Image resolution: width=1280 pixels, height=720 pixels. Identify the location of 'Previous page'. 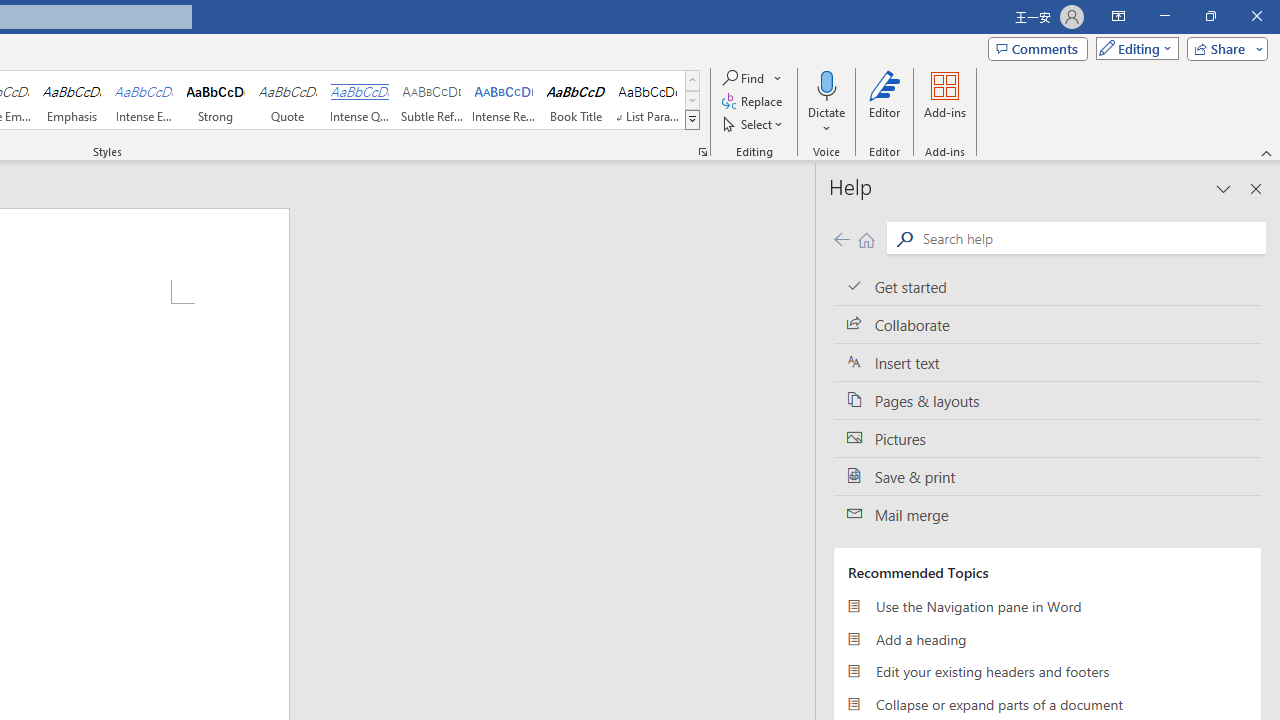
(841, 238).